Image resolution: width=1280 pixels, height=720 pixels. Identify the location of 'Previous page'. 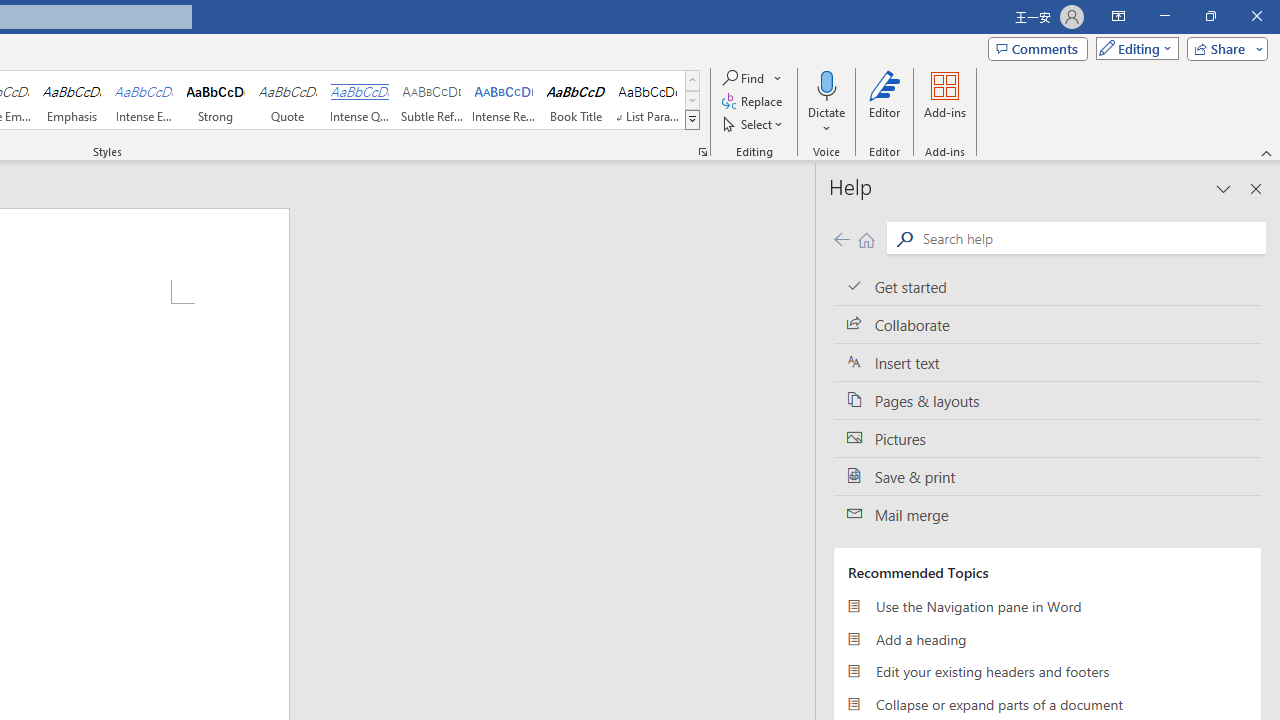
(841, 238).